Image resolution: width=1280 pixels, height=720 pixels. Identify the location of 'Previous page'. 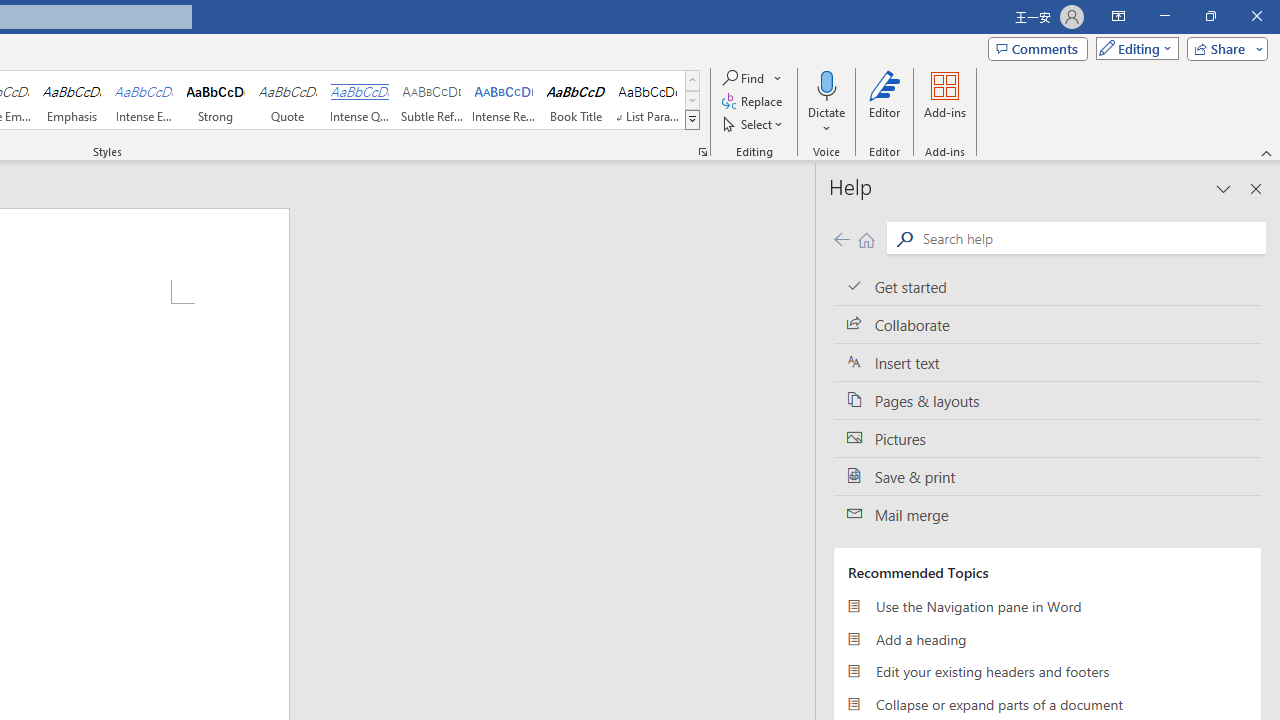
(841, 238).